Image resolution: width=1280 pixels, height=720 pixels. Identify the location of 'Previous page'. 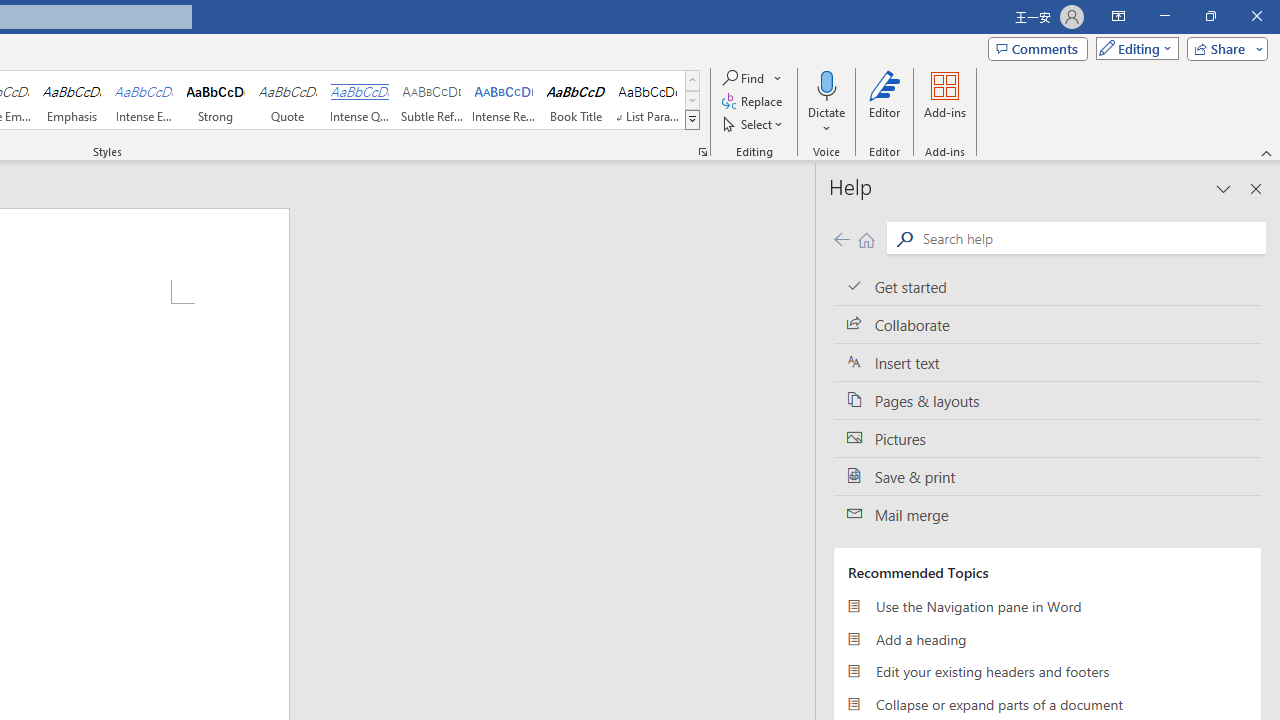
(841, 238).